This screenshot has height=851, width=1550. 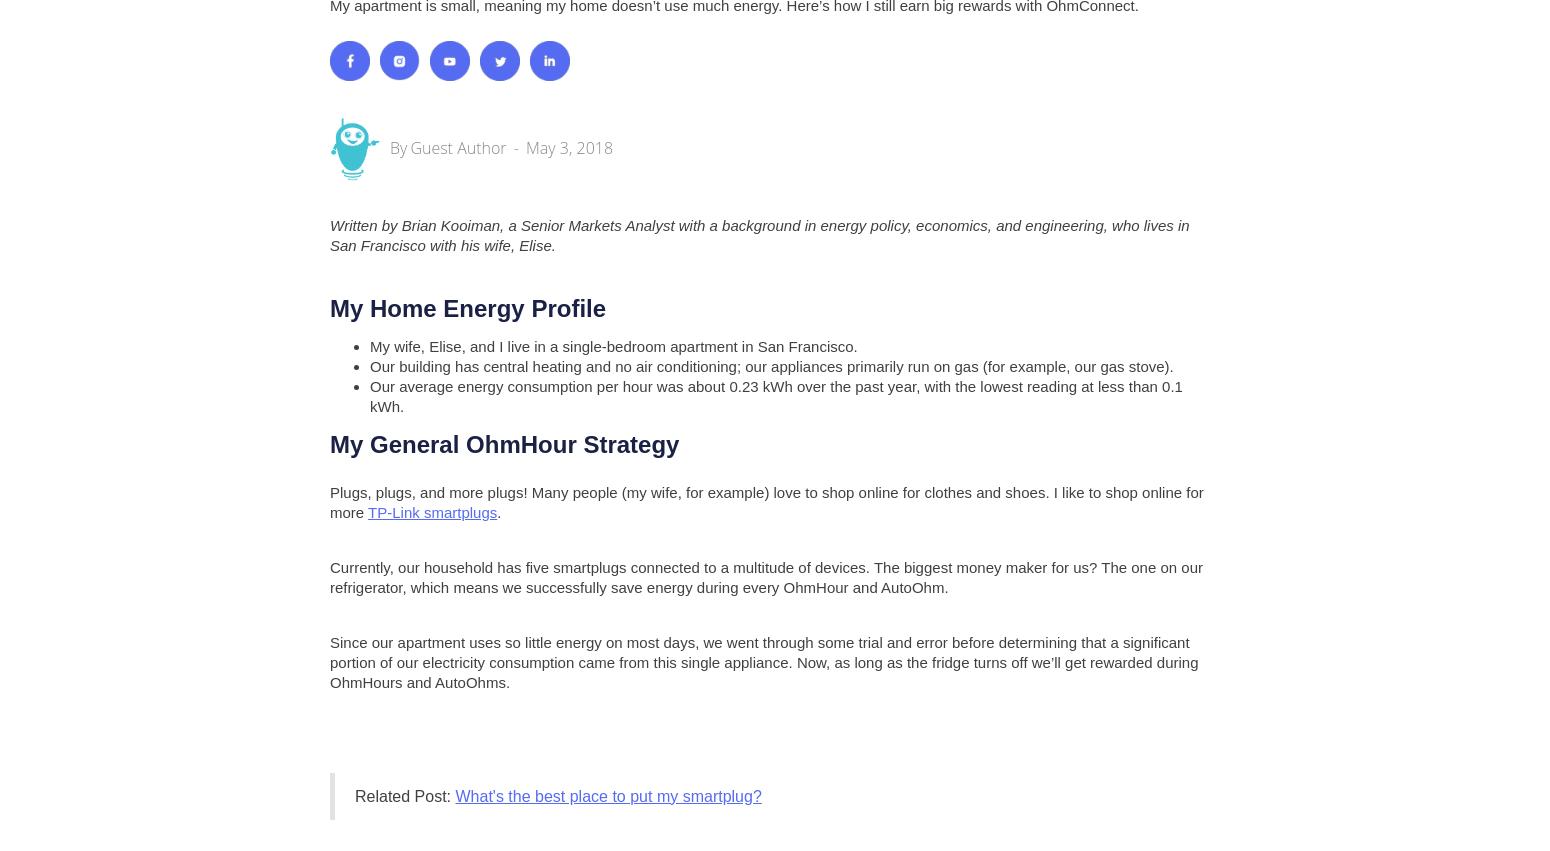 I want to click on 'Our building has central heating and no air conditioning; our appliances primarily run on gas (for example, our gas stove).', so click(x=368, y=365).